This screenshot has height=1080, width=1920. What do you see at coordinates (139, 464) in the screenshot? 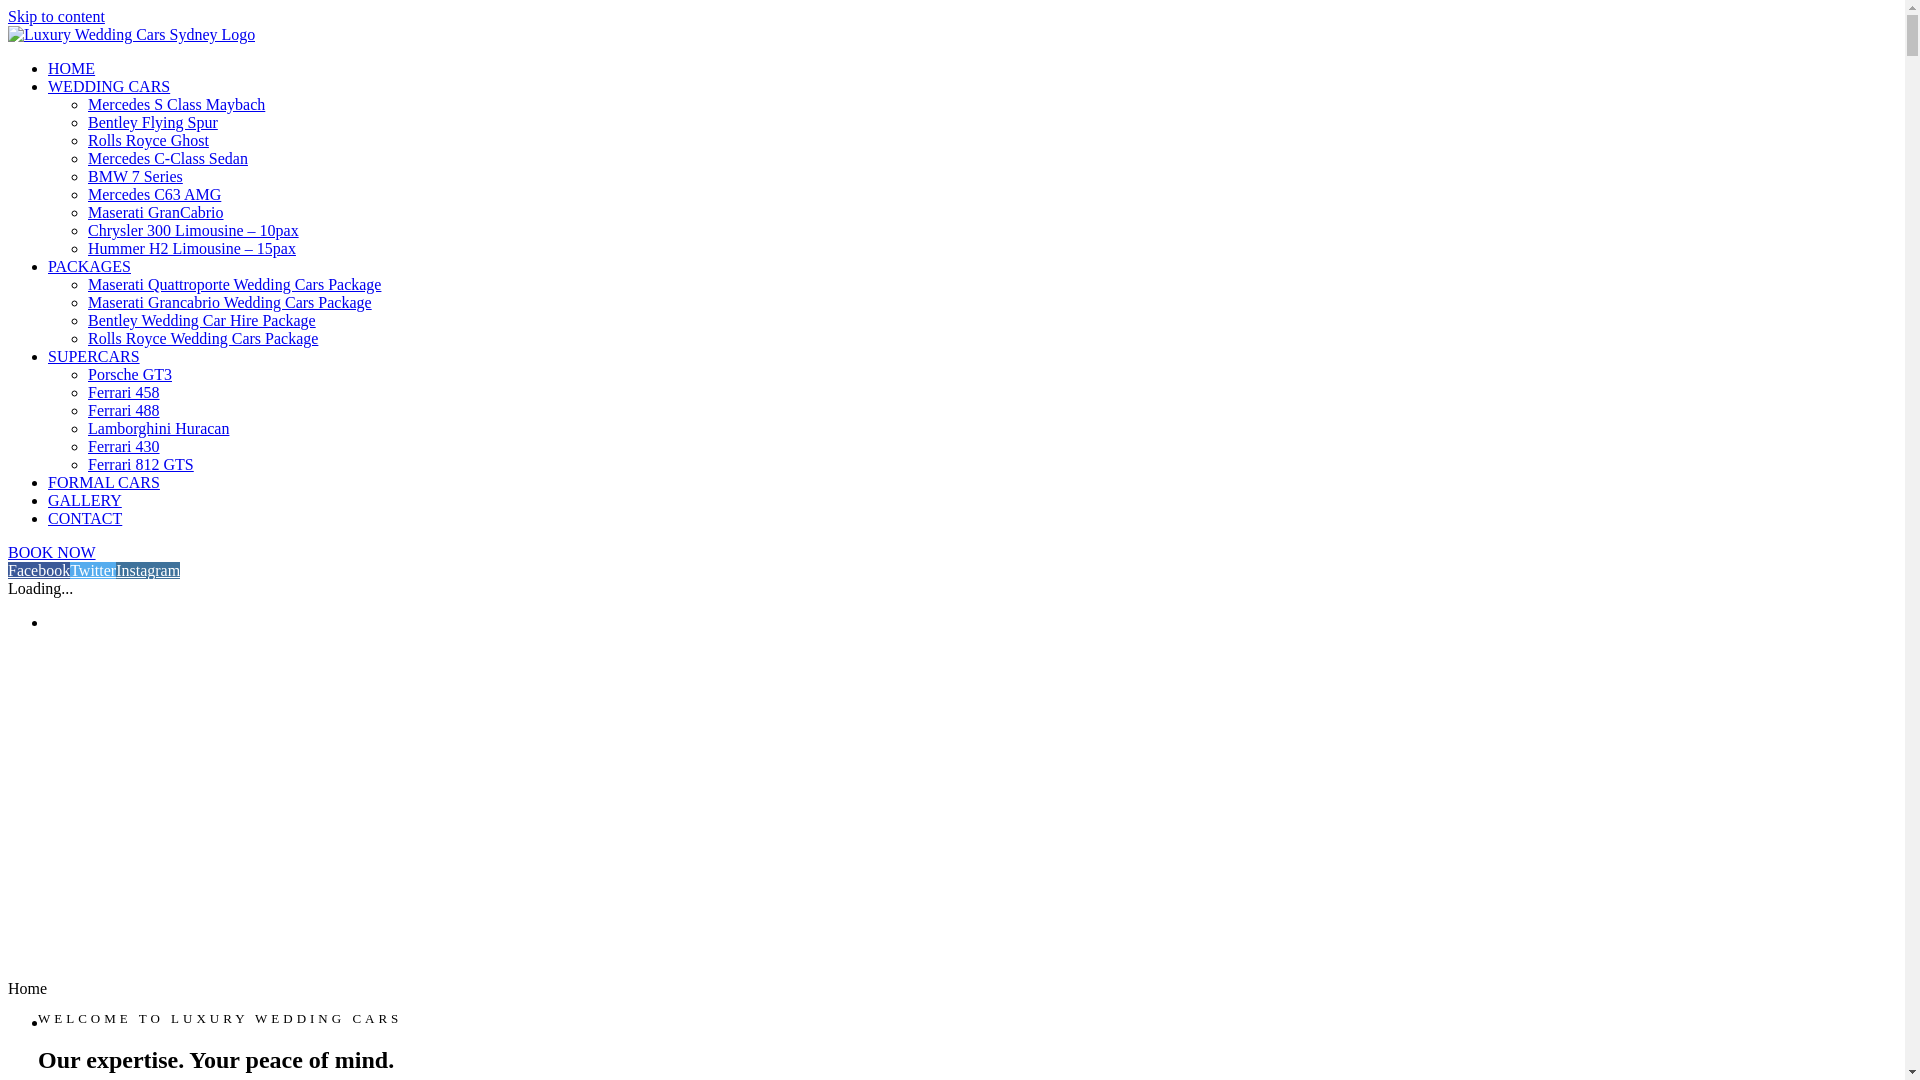
I see `'Ferrari 812 GTS'` at bounding box center [139, 464].